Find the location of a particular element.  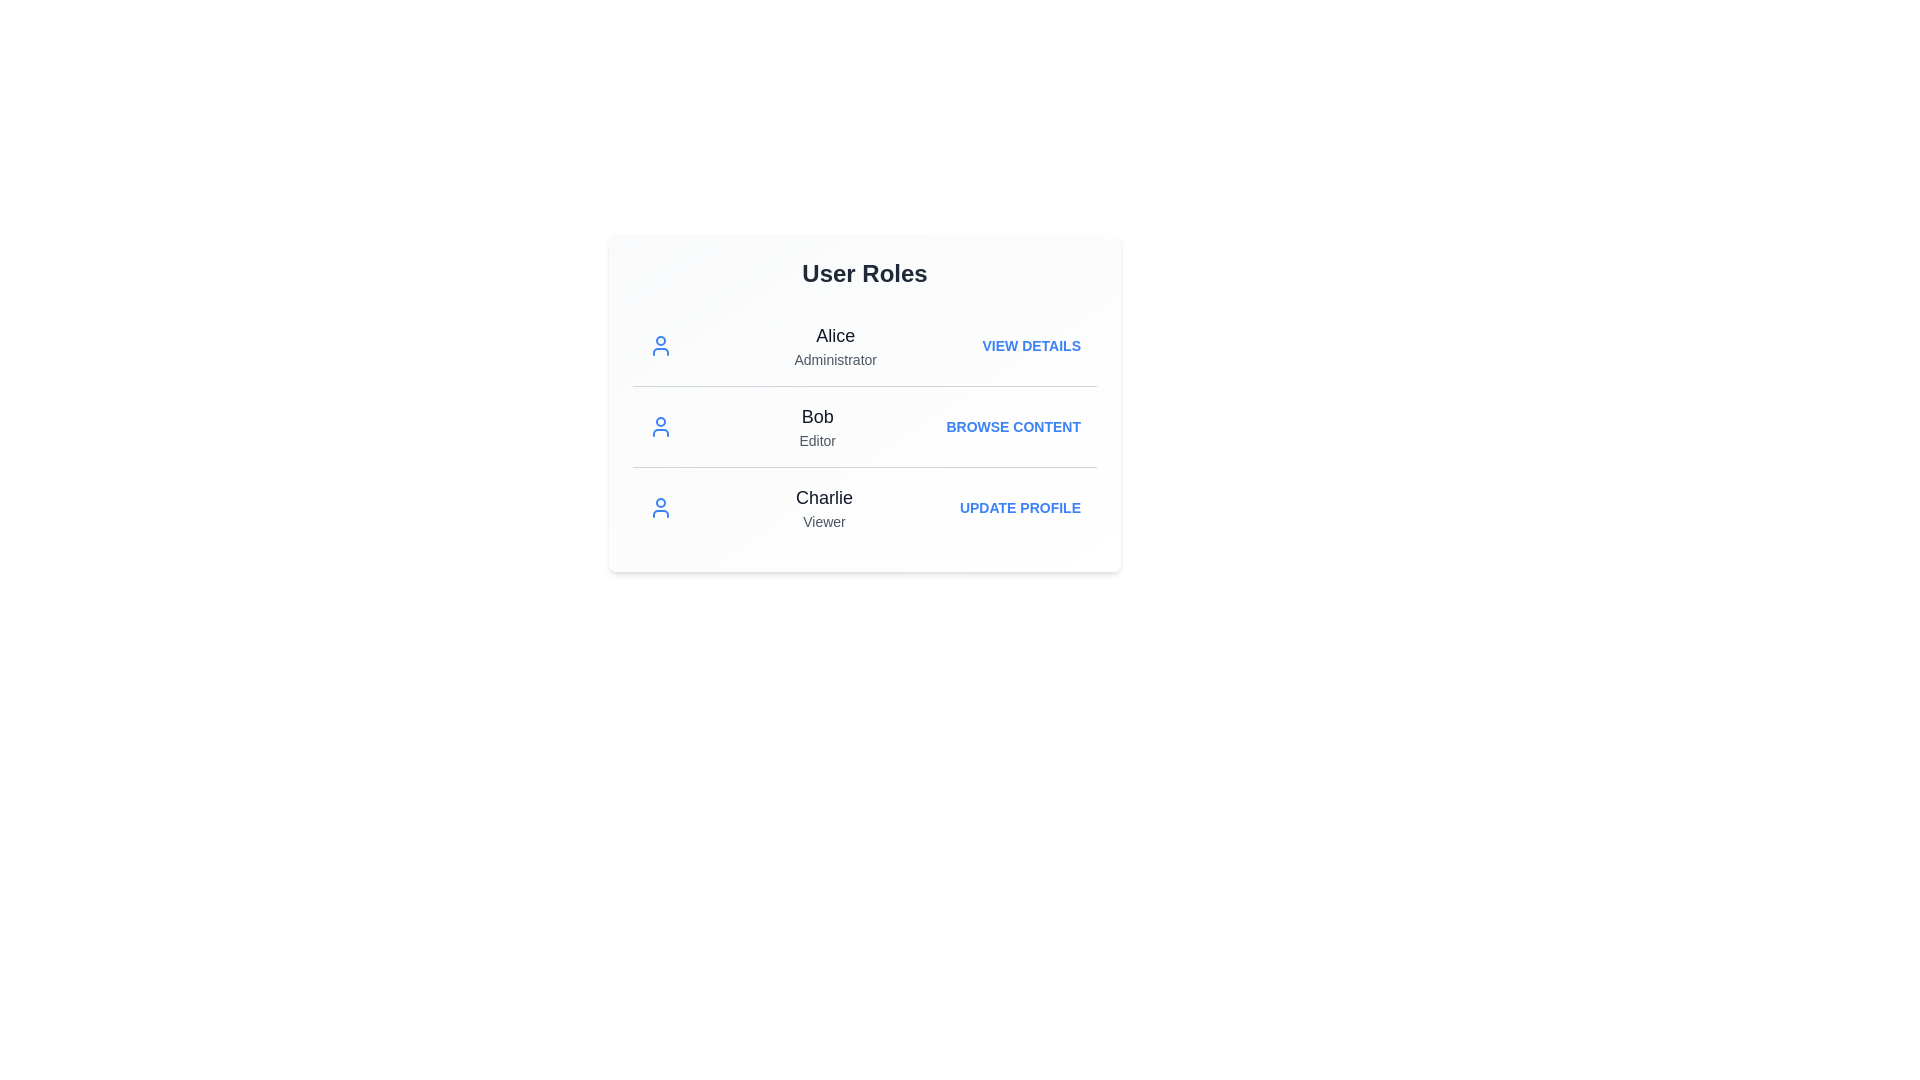

the 'UPDATE PROFILE' text link, which is styled with bold uppercase blue letters and located at the far-right of the user information row for 'Charlie' is located at coordinates (1020, 507).